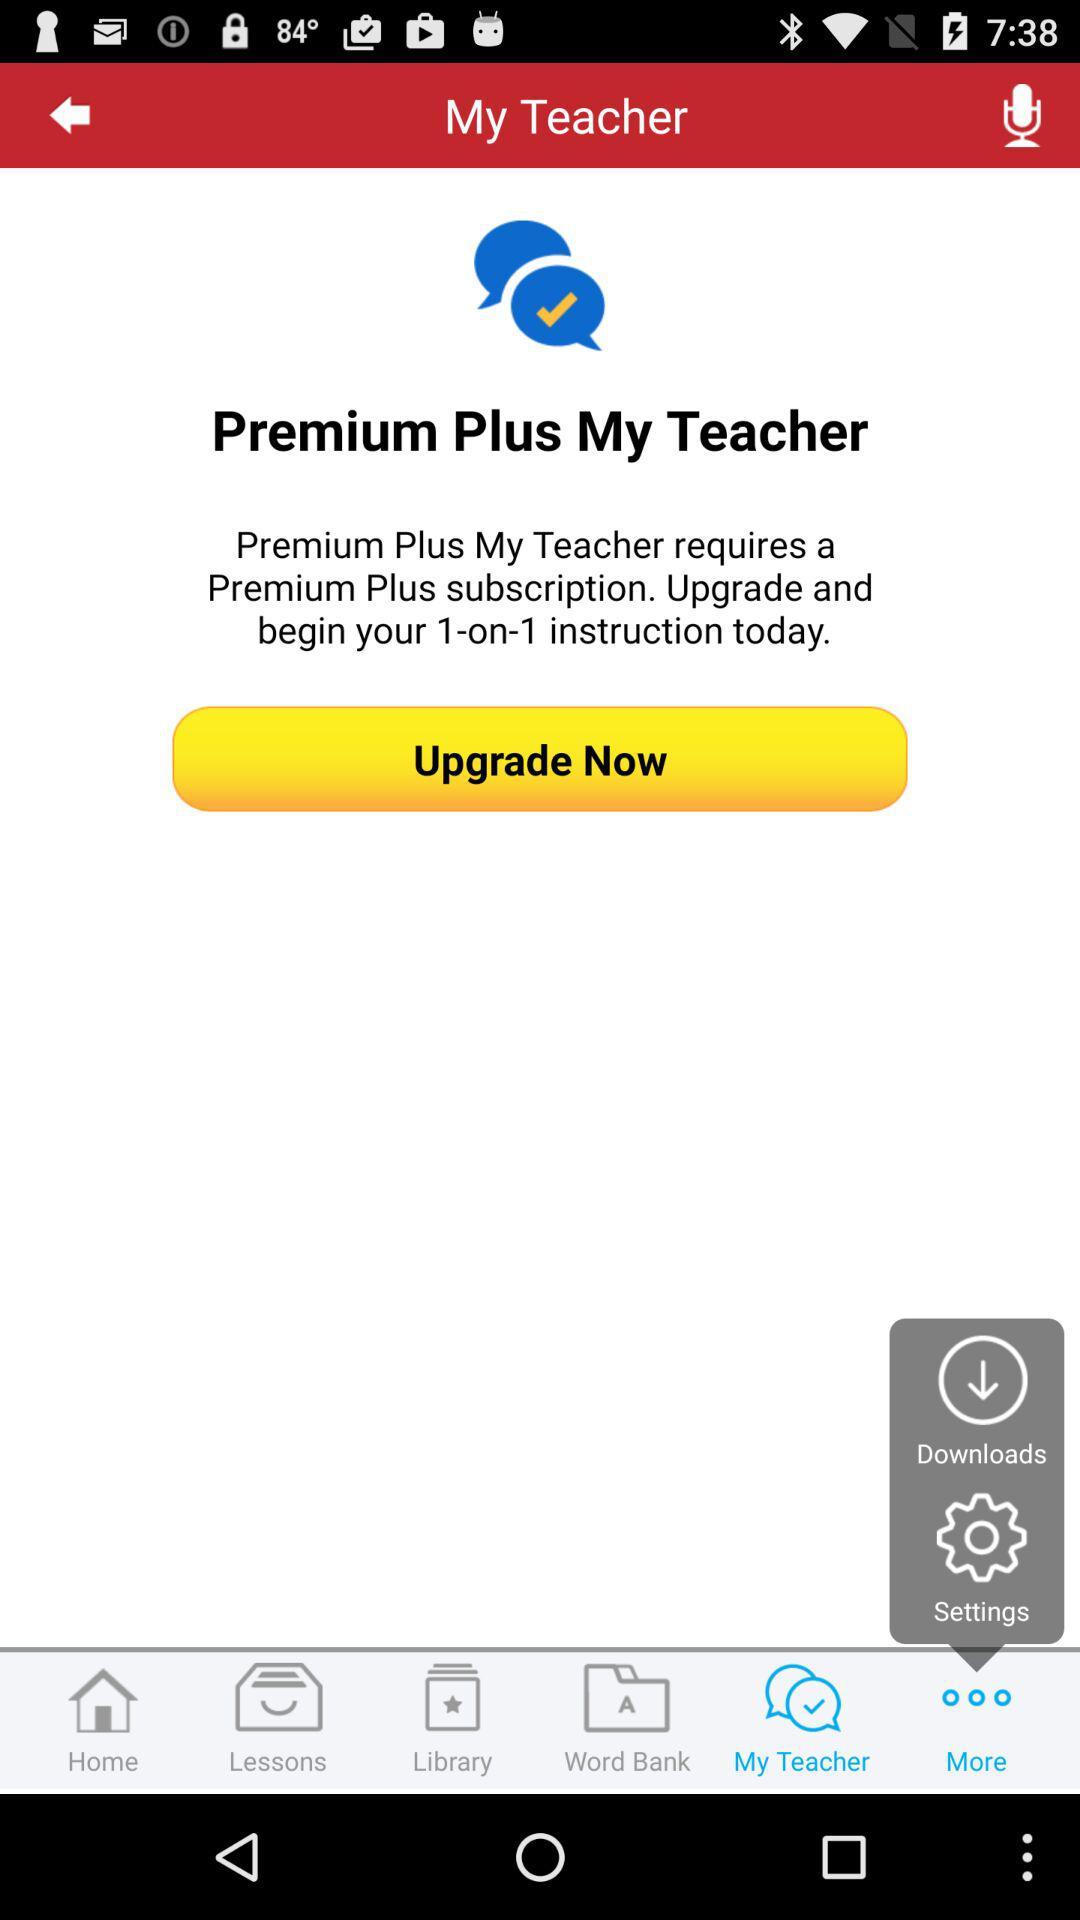 The image size is (1080, 1920). I want to click on the icon next to my teacher icon, so click(69, 114).